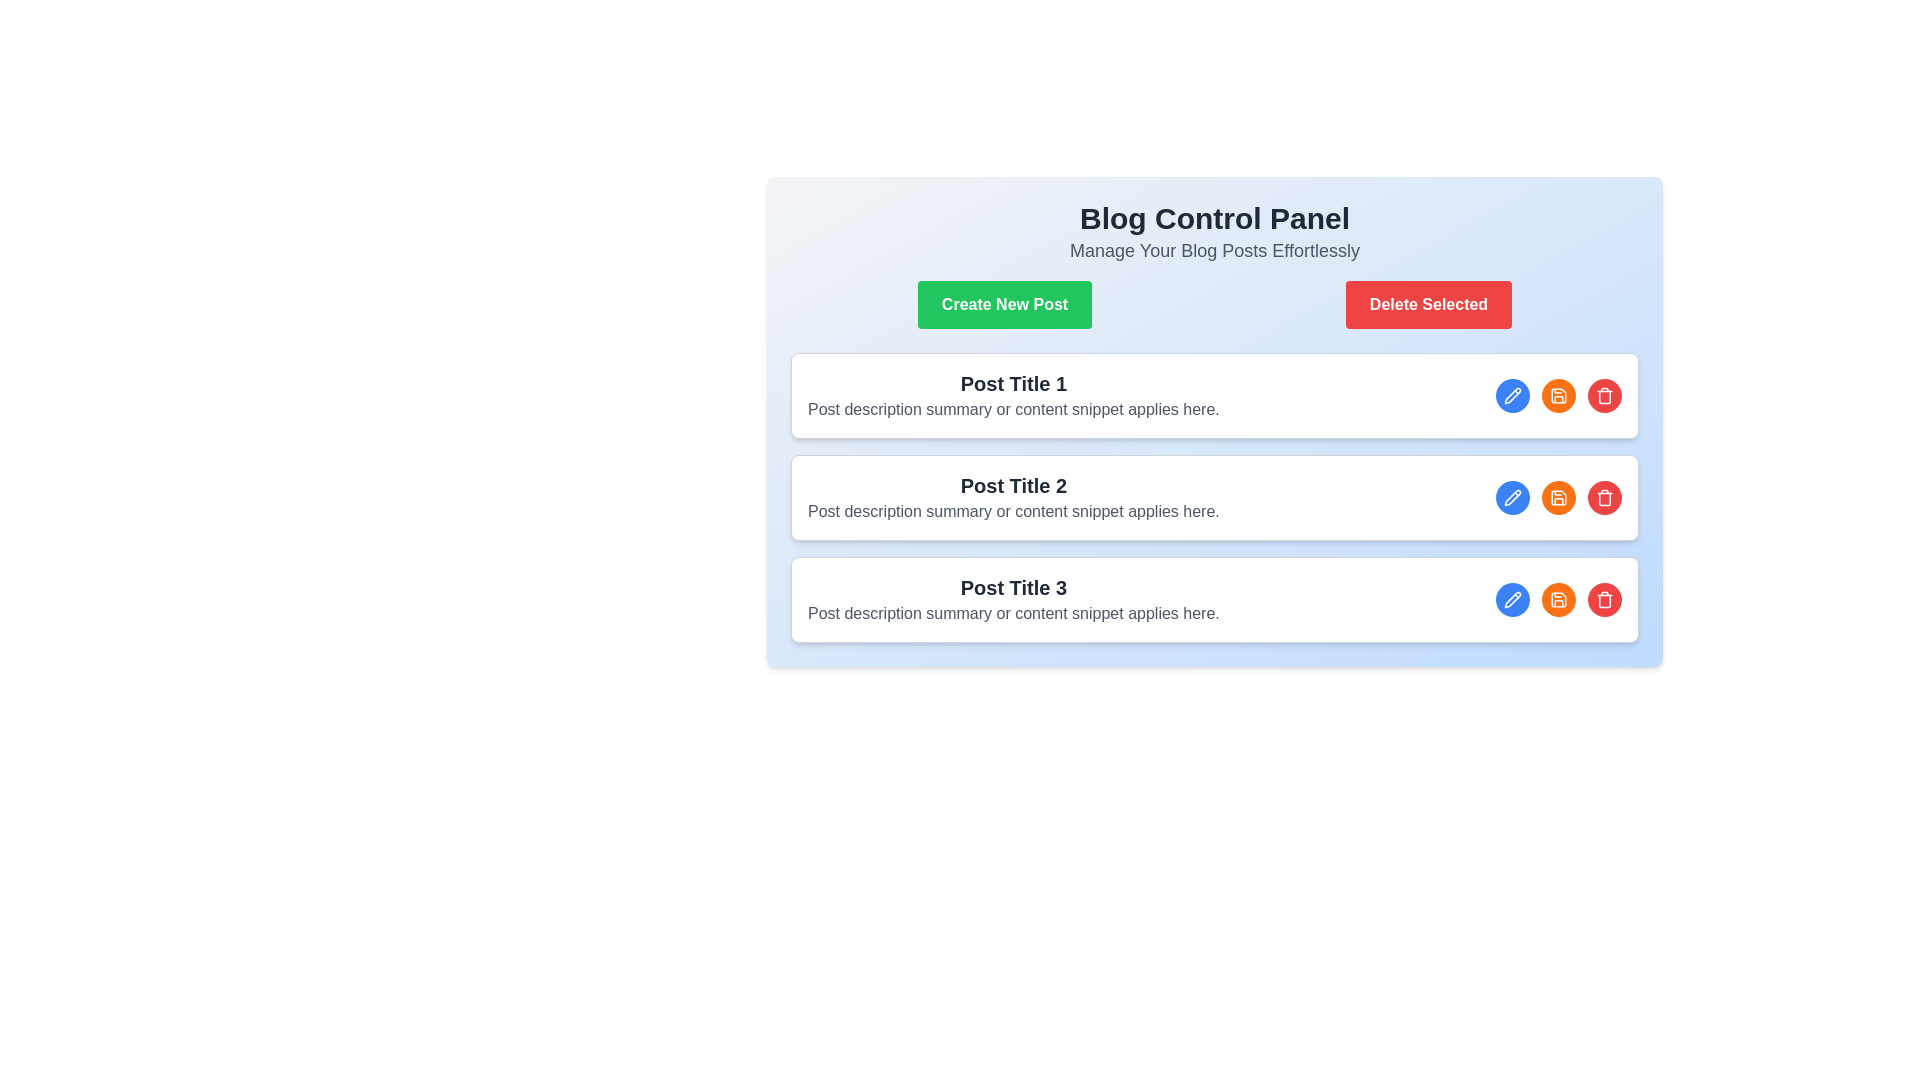  I want to click on the save button associated with the blog post entry labeled 'Post Title 2', which is the middle button in a set of three buttons (blue, orange, red), so click(1558, 496).